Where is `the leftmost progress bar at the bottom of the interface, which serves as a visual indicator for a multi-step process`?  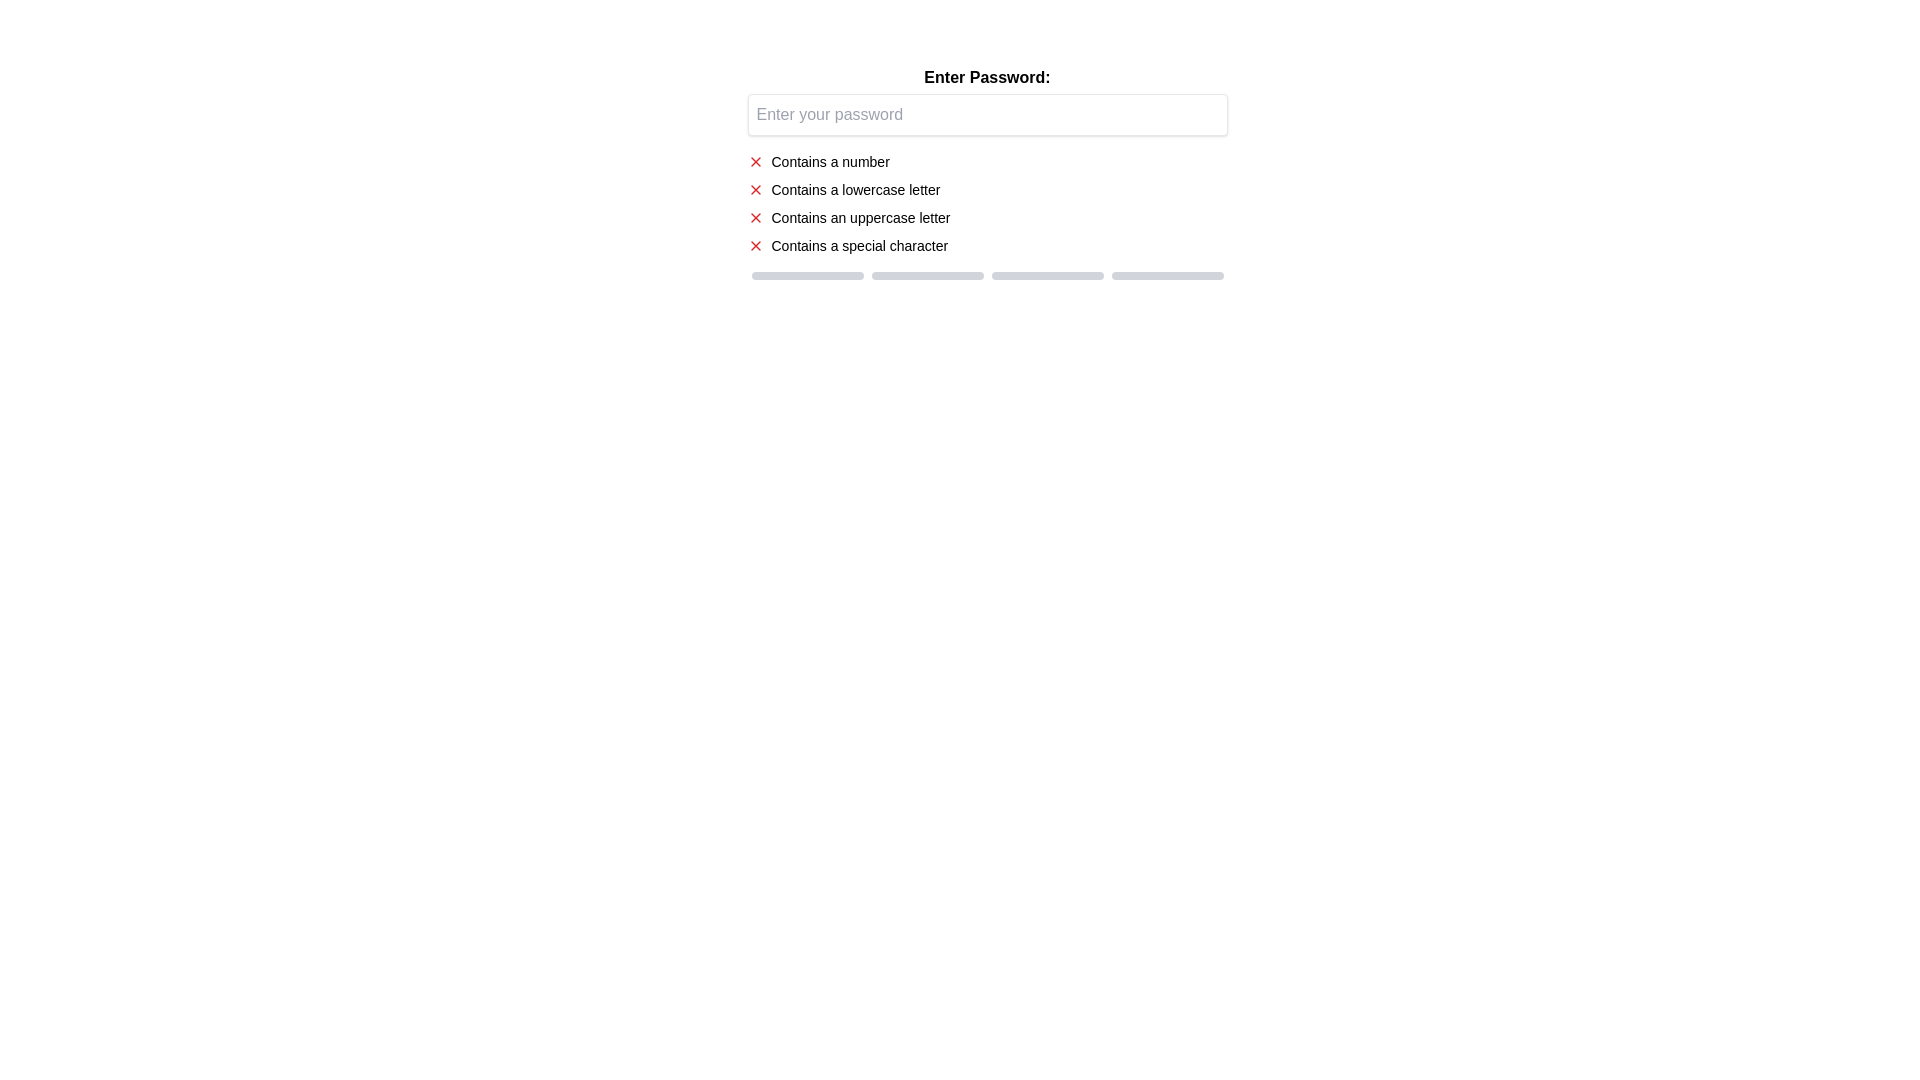 the leftmost progress bar at the bottom of the interface, which serves as a visual indicator for a multi-step process is located at coordinates (807, 276).